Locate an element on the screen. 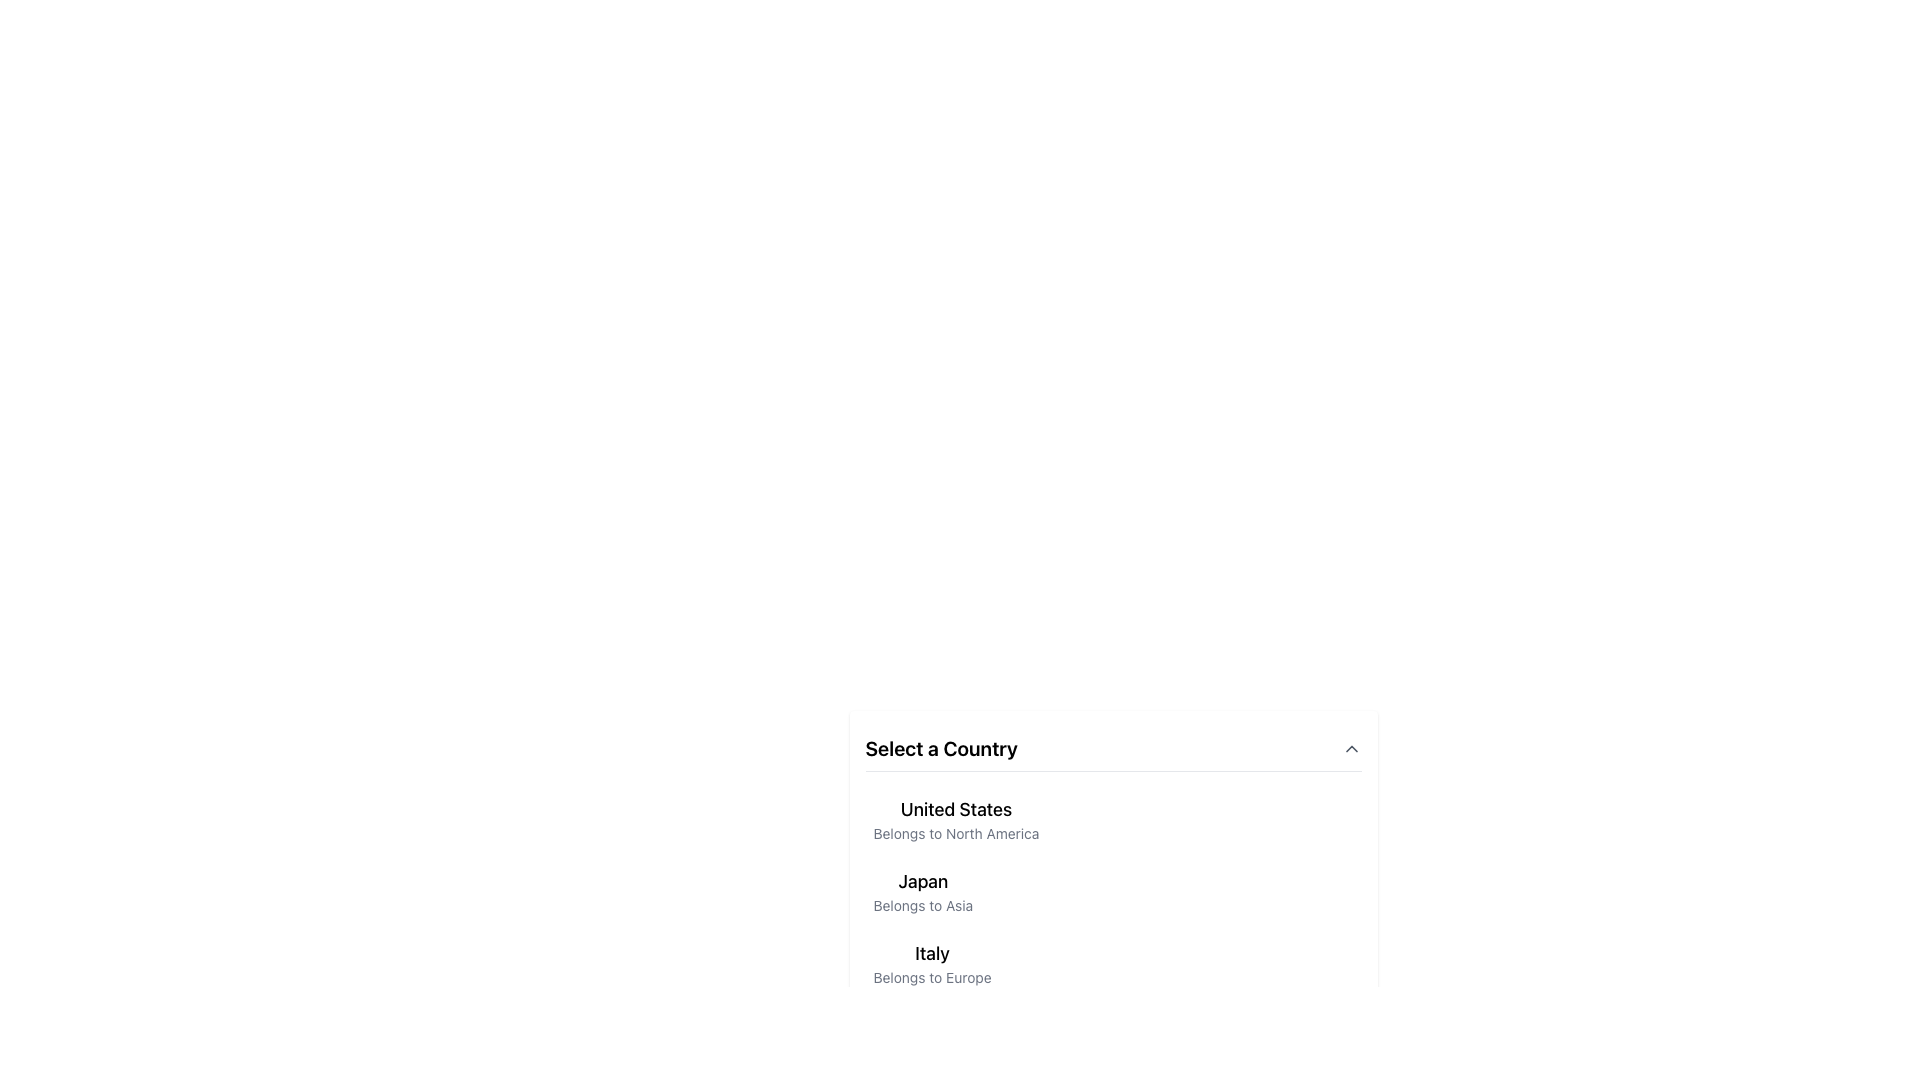 This screenshot has height=1080, width=1920. the first item in the selectable list that represents 'United States', located towards the top-middle of the display is located at coordinates (1112, 820).